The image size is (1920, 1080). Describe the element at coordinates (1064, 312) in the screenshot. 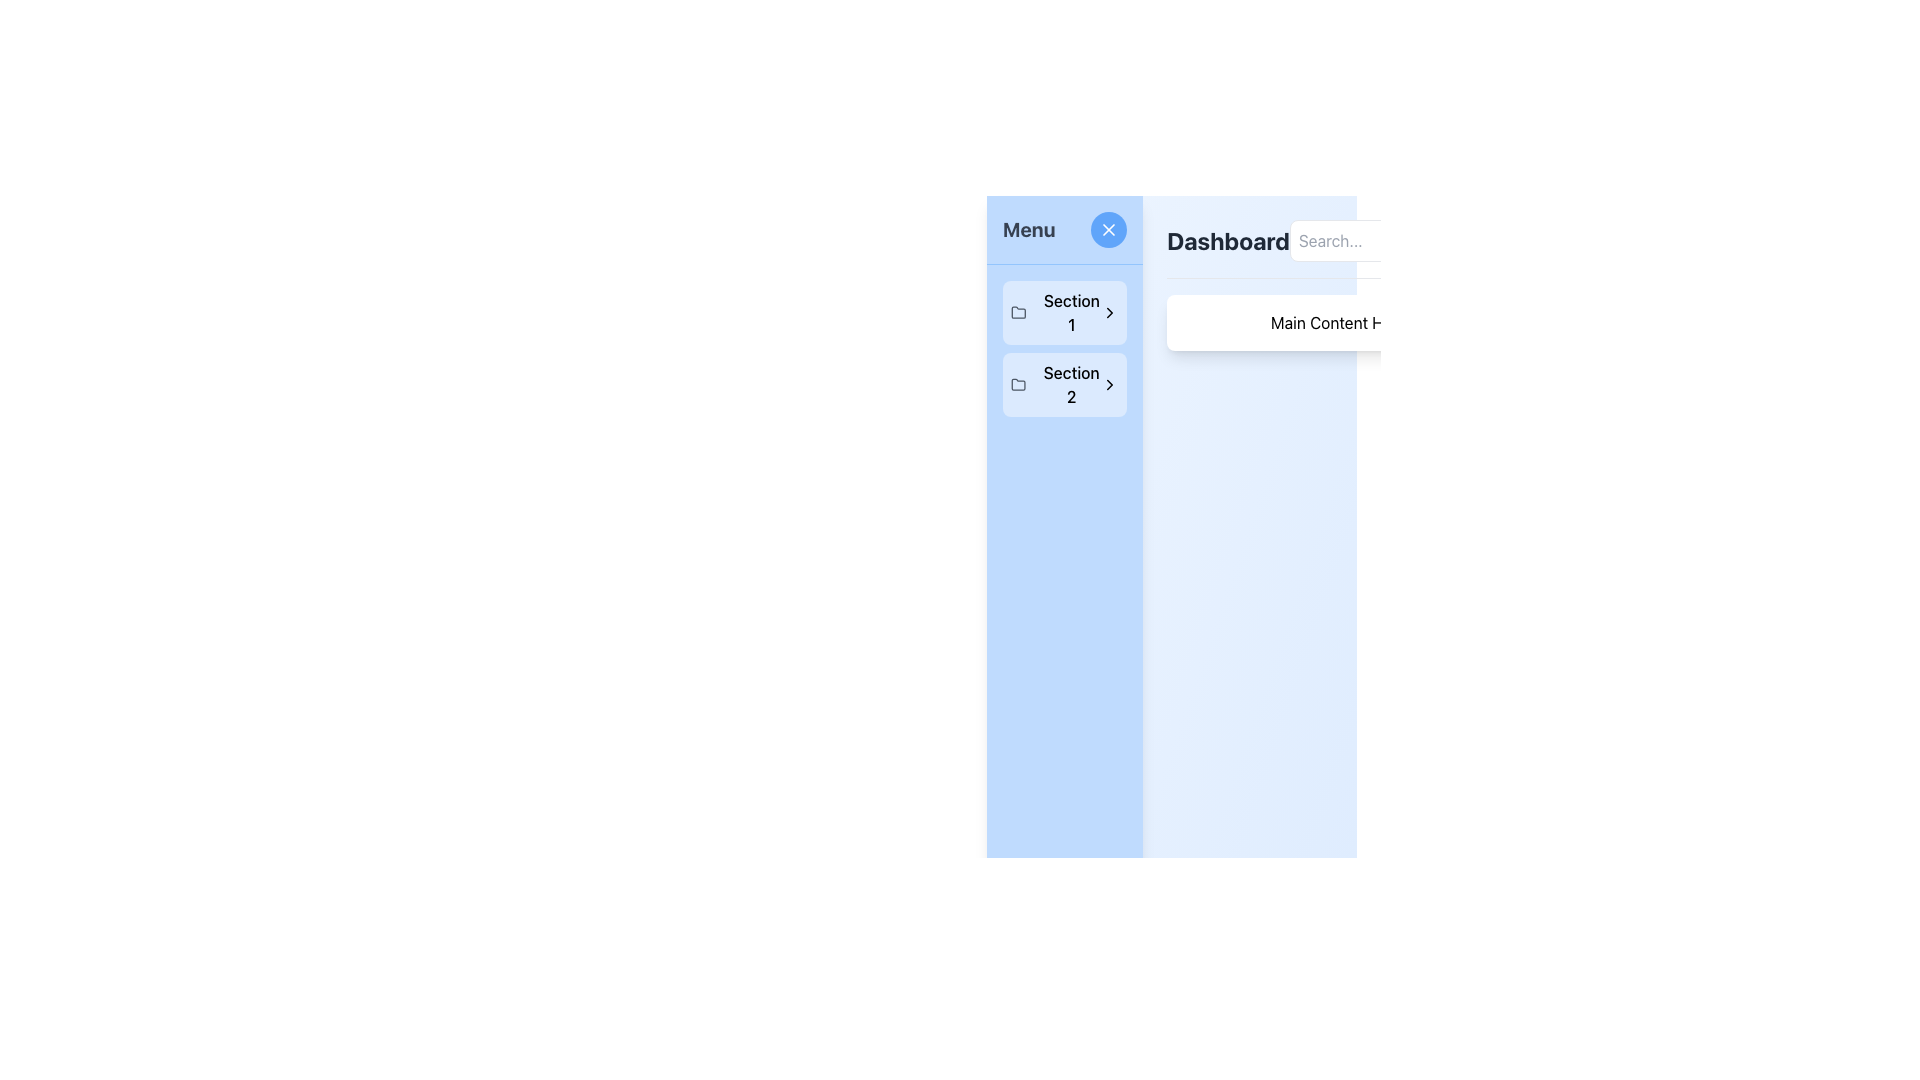

I see `the 'Section 1' clickable menu item, which is the first item in the sidebar menu` at that location.